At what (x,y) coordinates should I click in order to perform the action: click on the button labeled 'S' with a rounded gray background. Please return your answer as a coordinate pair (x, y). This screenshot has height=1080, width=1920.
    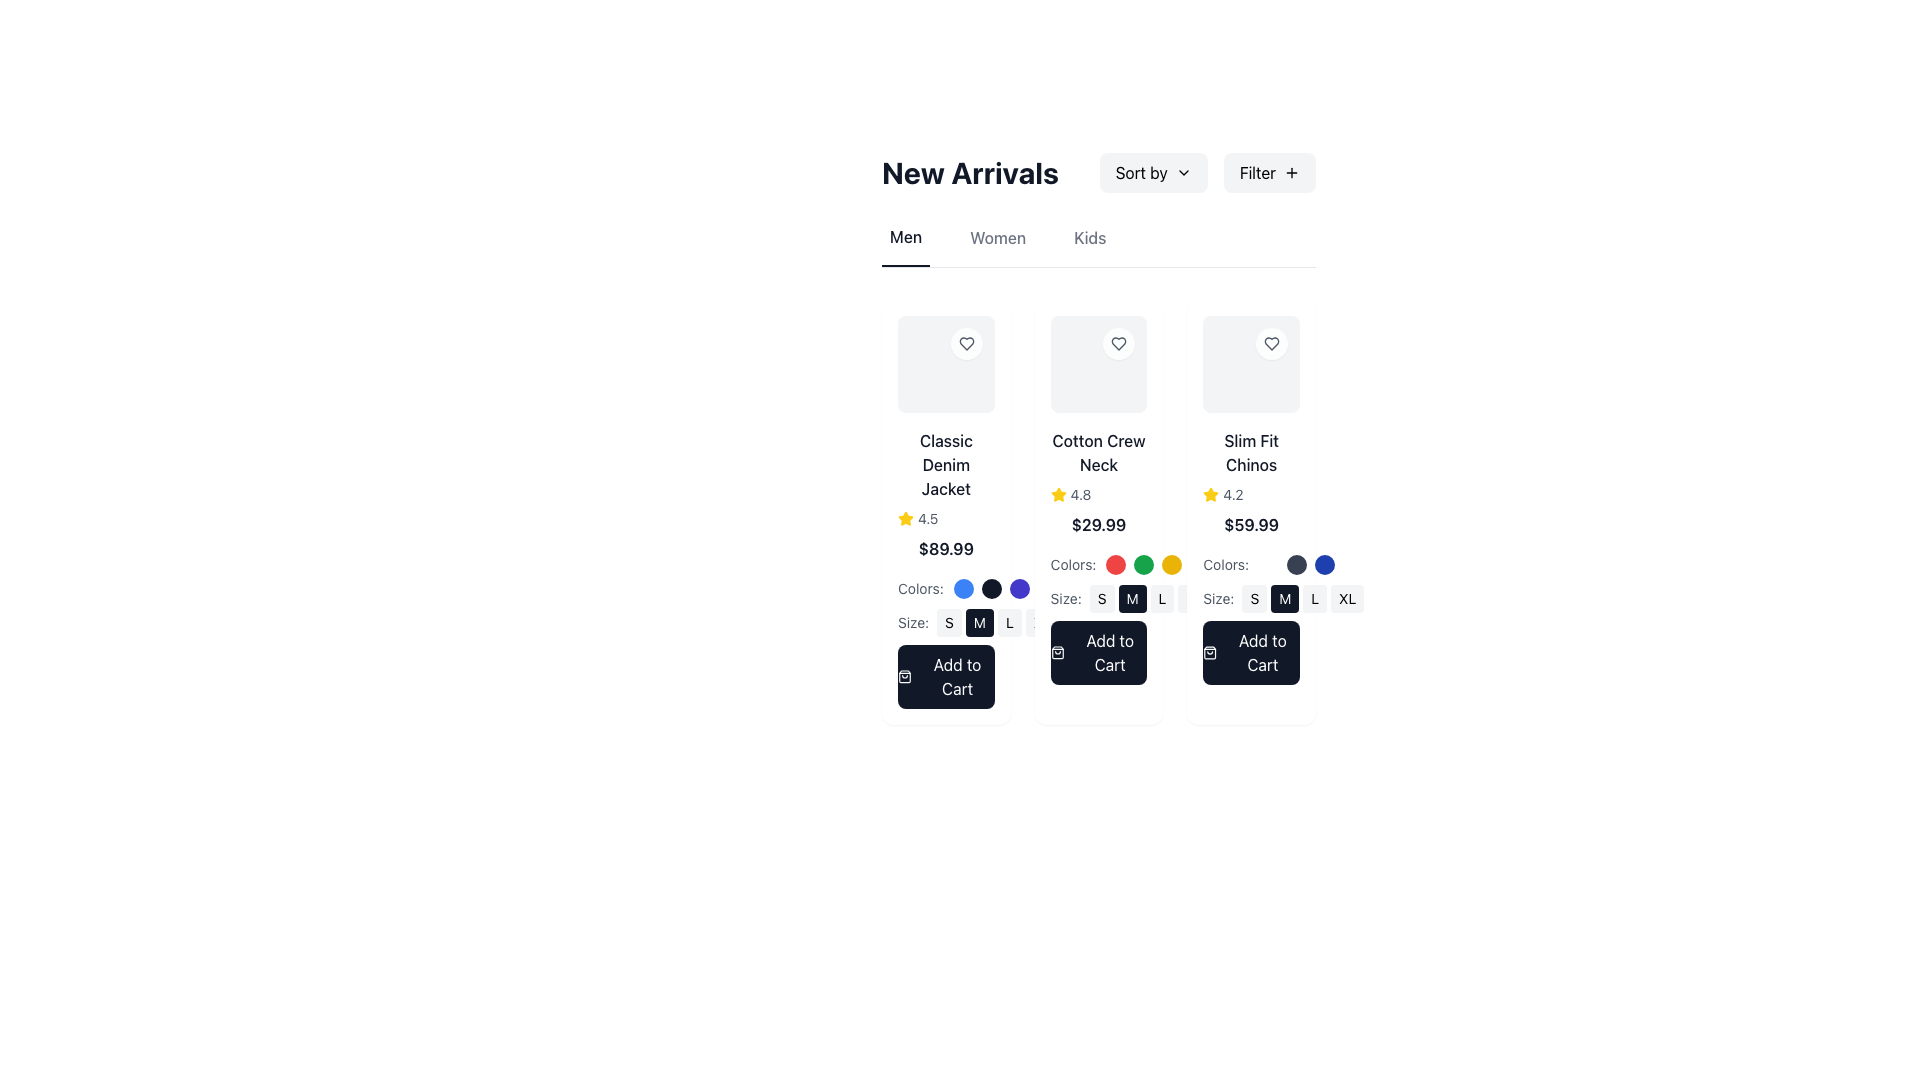
    Looking at the image, I should click on (948, 621).